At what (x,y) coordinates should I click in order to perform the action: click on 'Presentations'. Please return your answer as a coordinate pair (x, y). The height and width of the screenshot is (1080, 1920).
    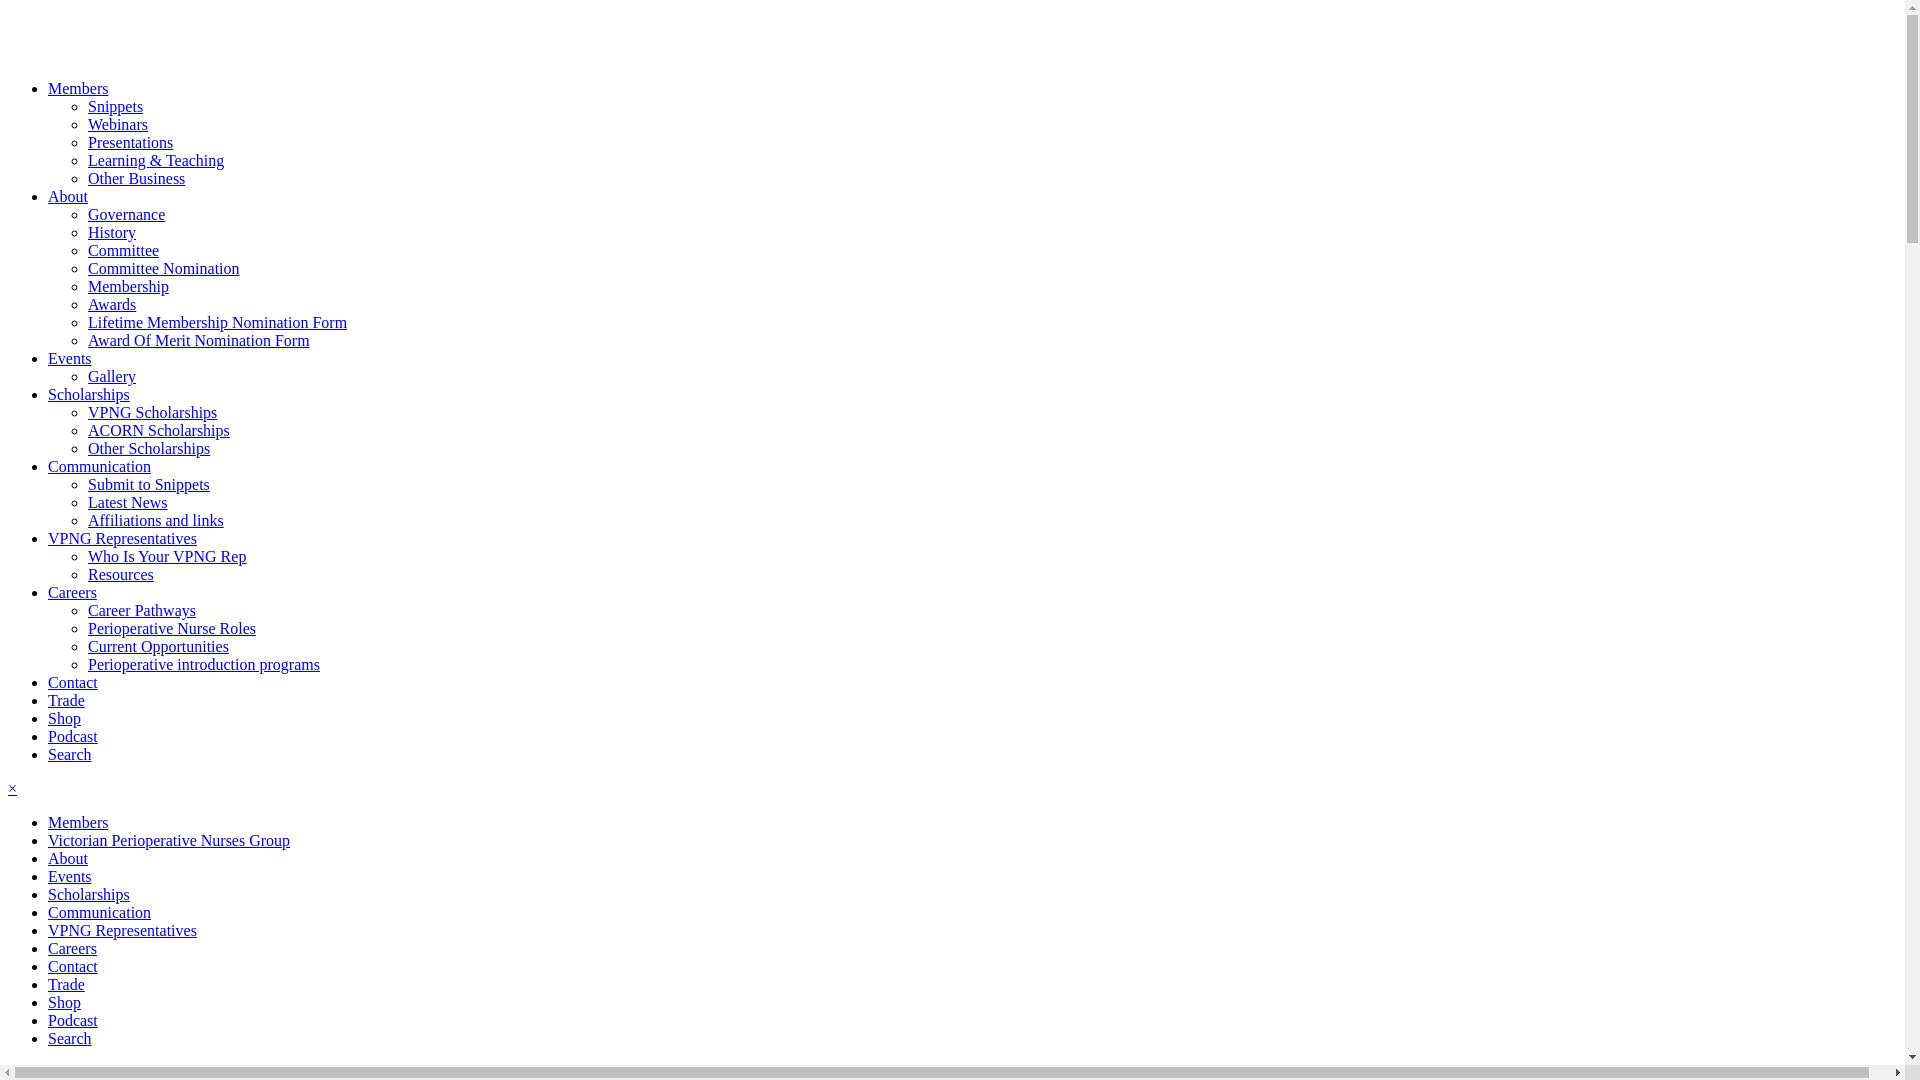
    Looking at the image, I should click on (129, 141).